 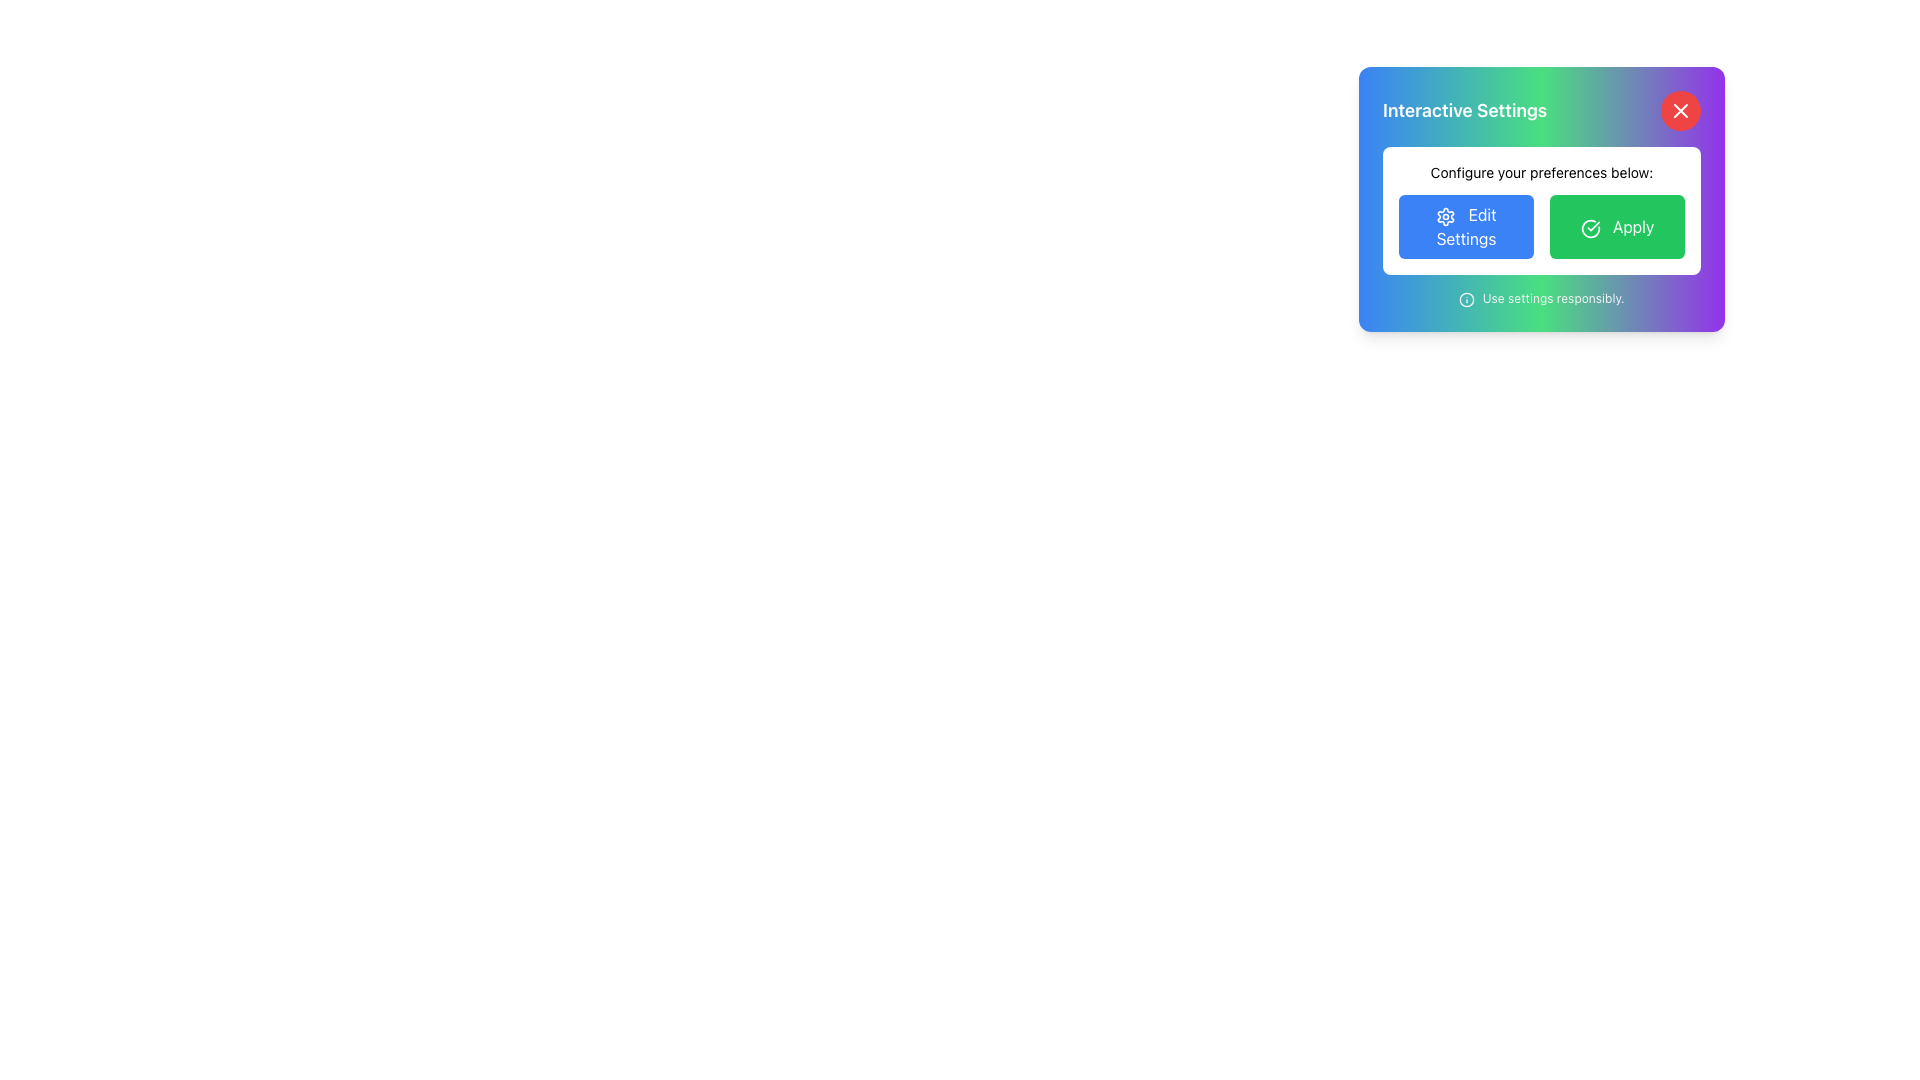 What do you see at coordinates (1467, 299) in the screenshot?
I see `the SVG Circle Component, which is a circular shape with no fill color and an outlined stroke, located in the bottom-left area of the interactive settings window` at bounding box center [1467, 299].